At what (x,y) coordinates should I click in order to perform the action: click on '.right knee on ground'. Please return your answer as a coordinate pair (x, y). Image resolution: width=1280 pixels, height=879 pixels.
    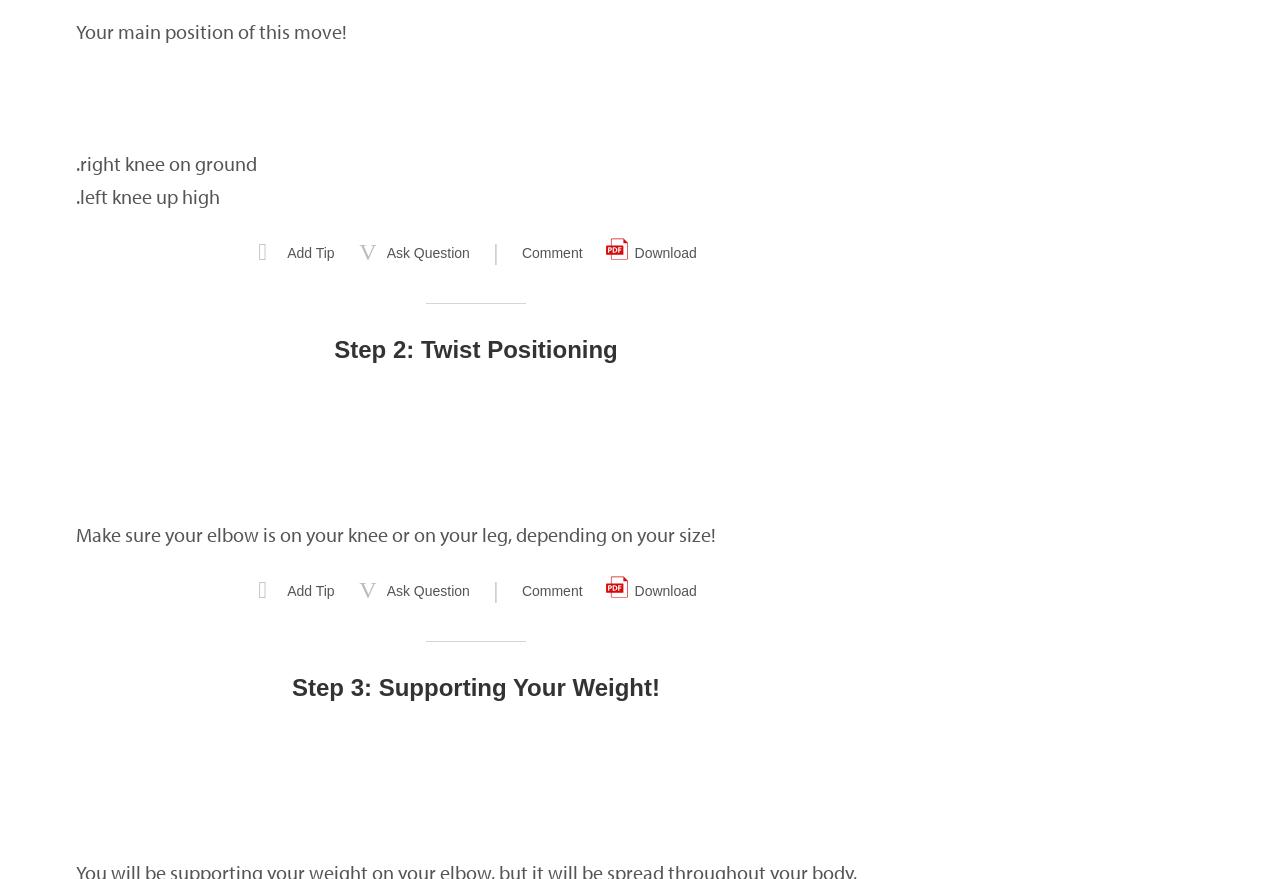
    Looking at the image, I should click on (166, 162).